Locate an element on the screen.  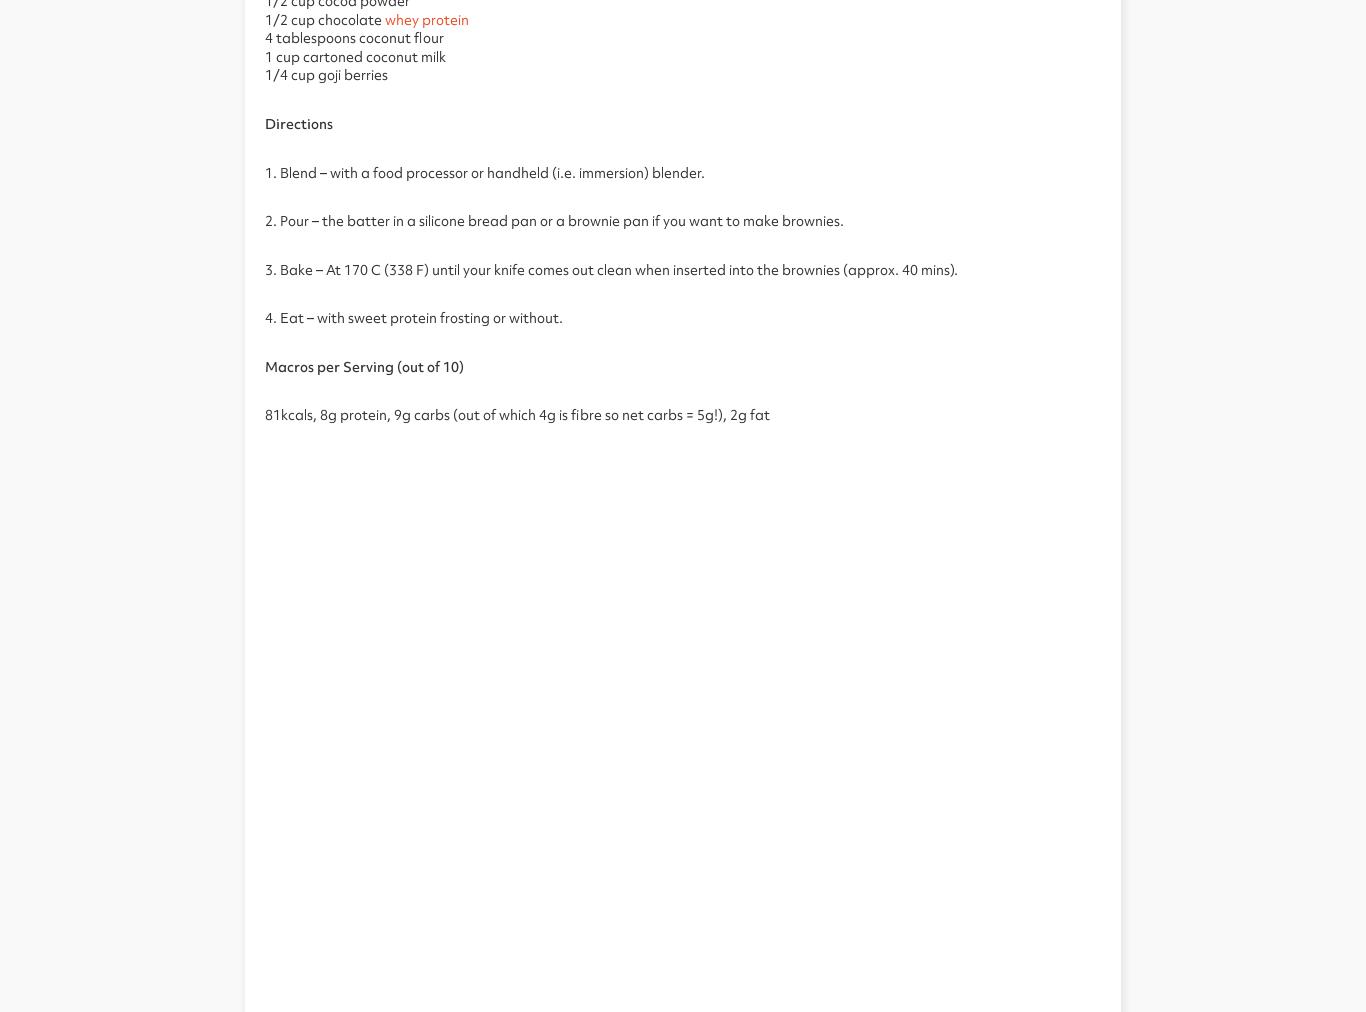
'Protein Works Points T&Cs' is located at coordinates (849, 140).